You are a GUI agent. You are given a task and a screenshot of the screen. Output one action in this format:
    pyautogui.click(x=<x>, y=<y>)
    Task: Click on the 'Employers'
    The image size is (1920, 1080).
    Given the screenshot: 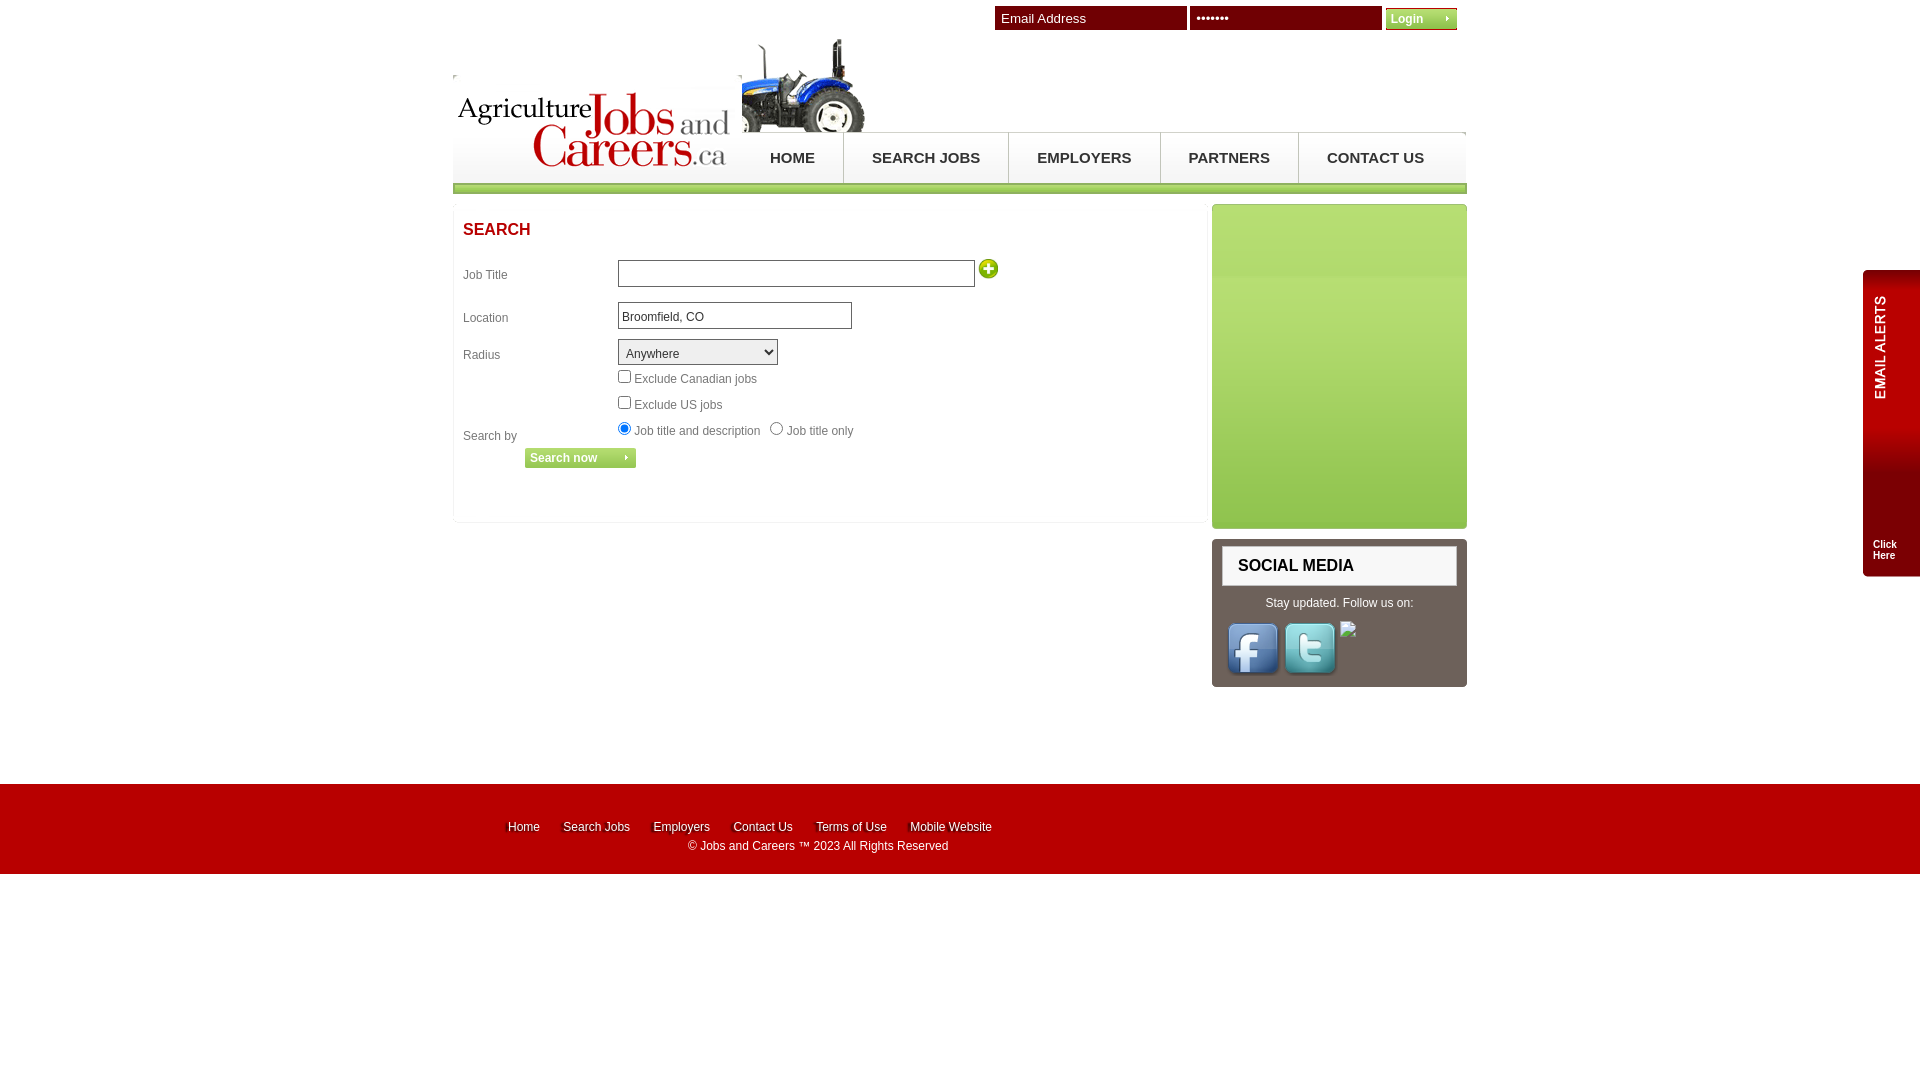 What is the action you would take?
    pyautogui.click(x=652, y=826)
    